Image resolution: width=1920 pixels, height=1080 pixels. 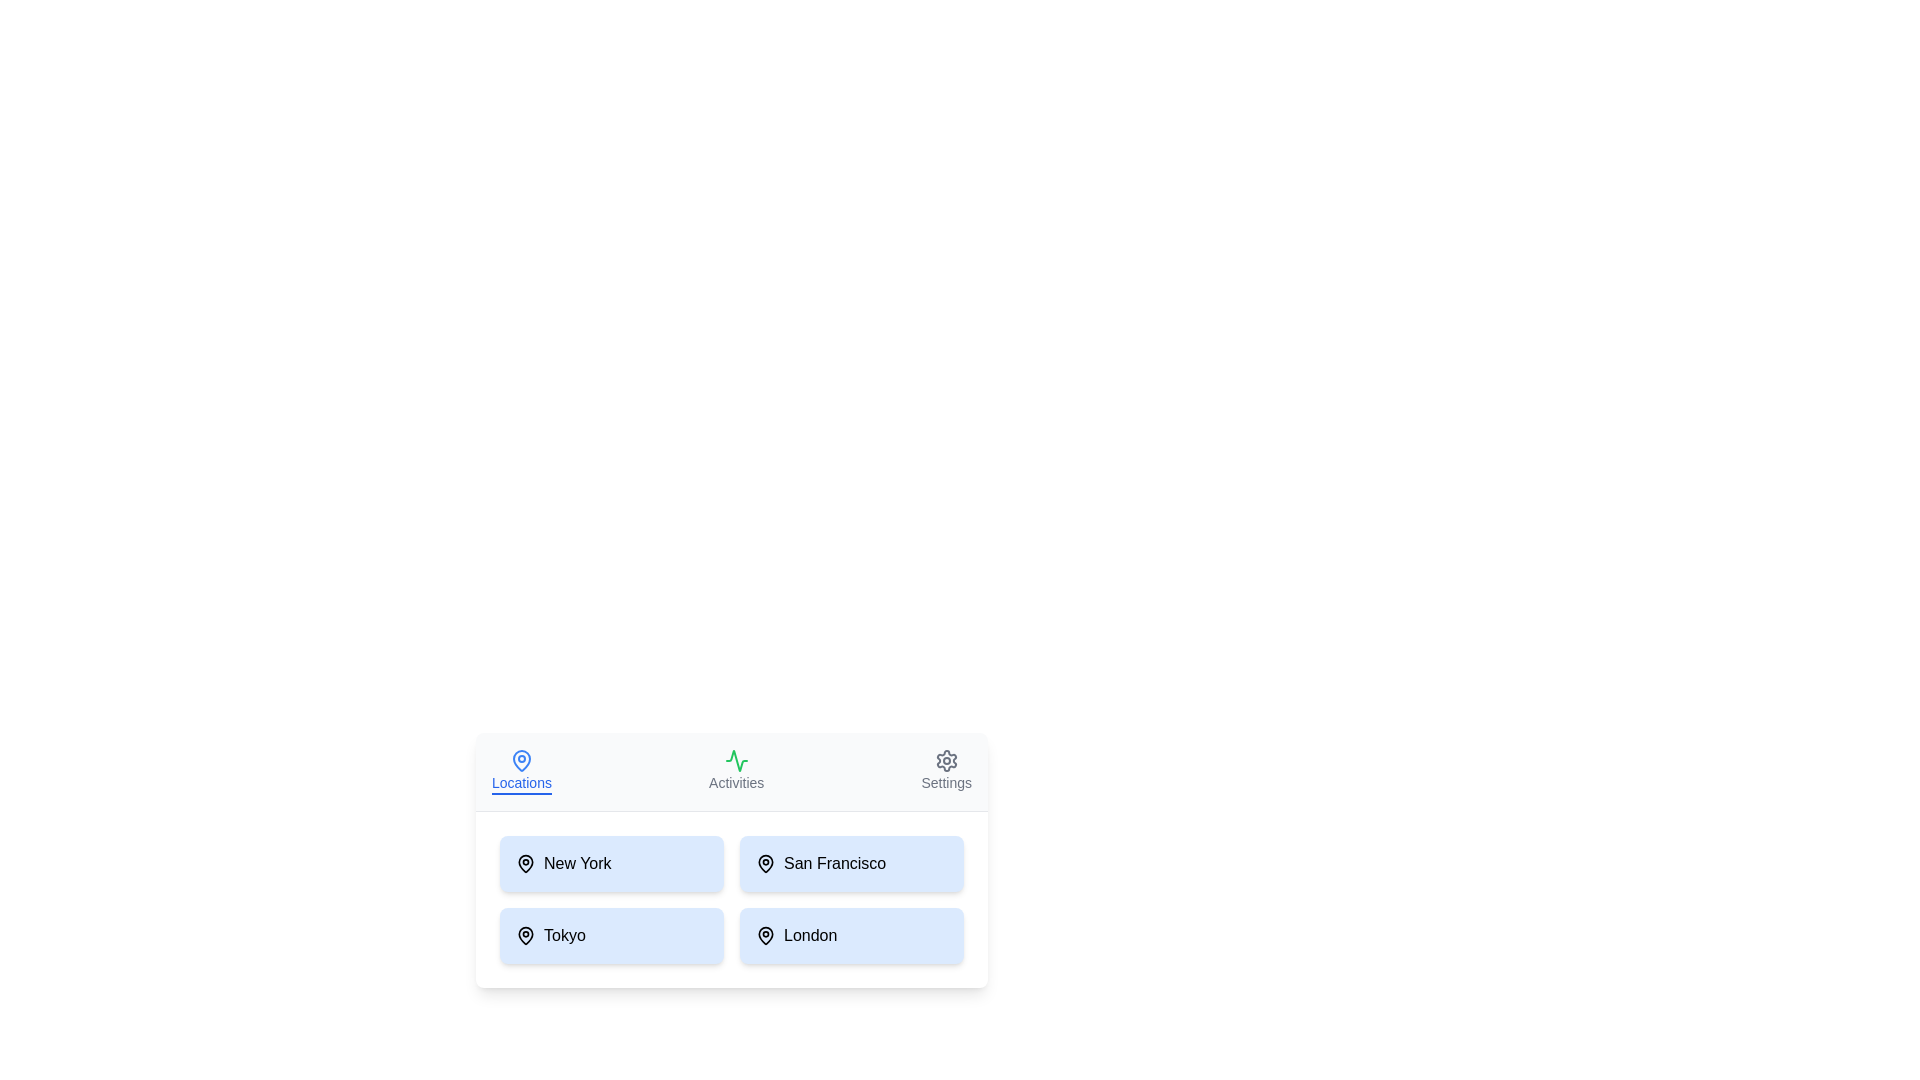 What do you see at coordinates (521, 770) in the screenshot?
I see `the tab titled Locations` at bounding box center [521, 770].